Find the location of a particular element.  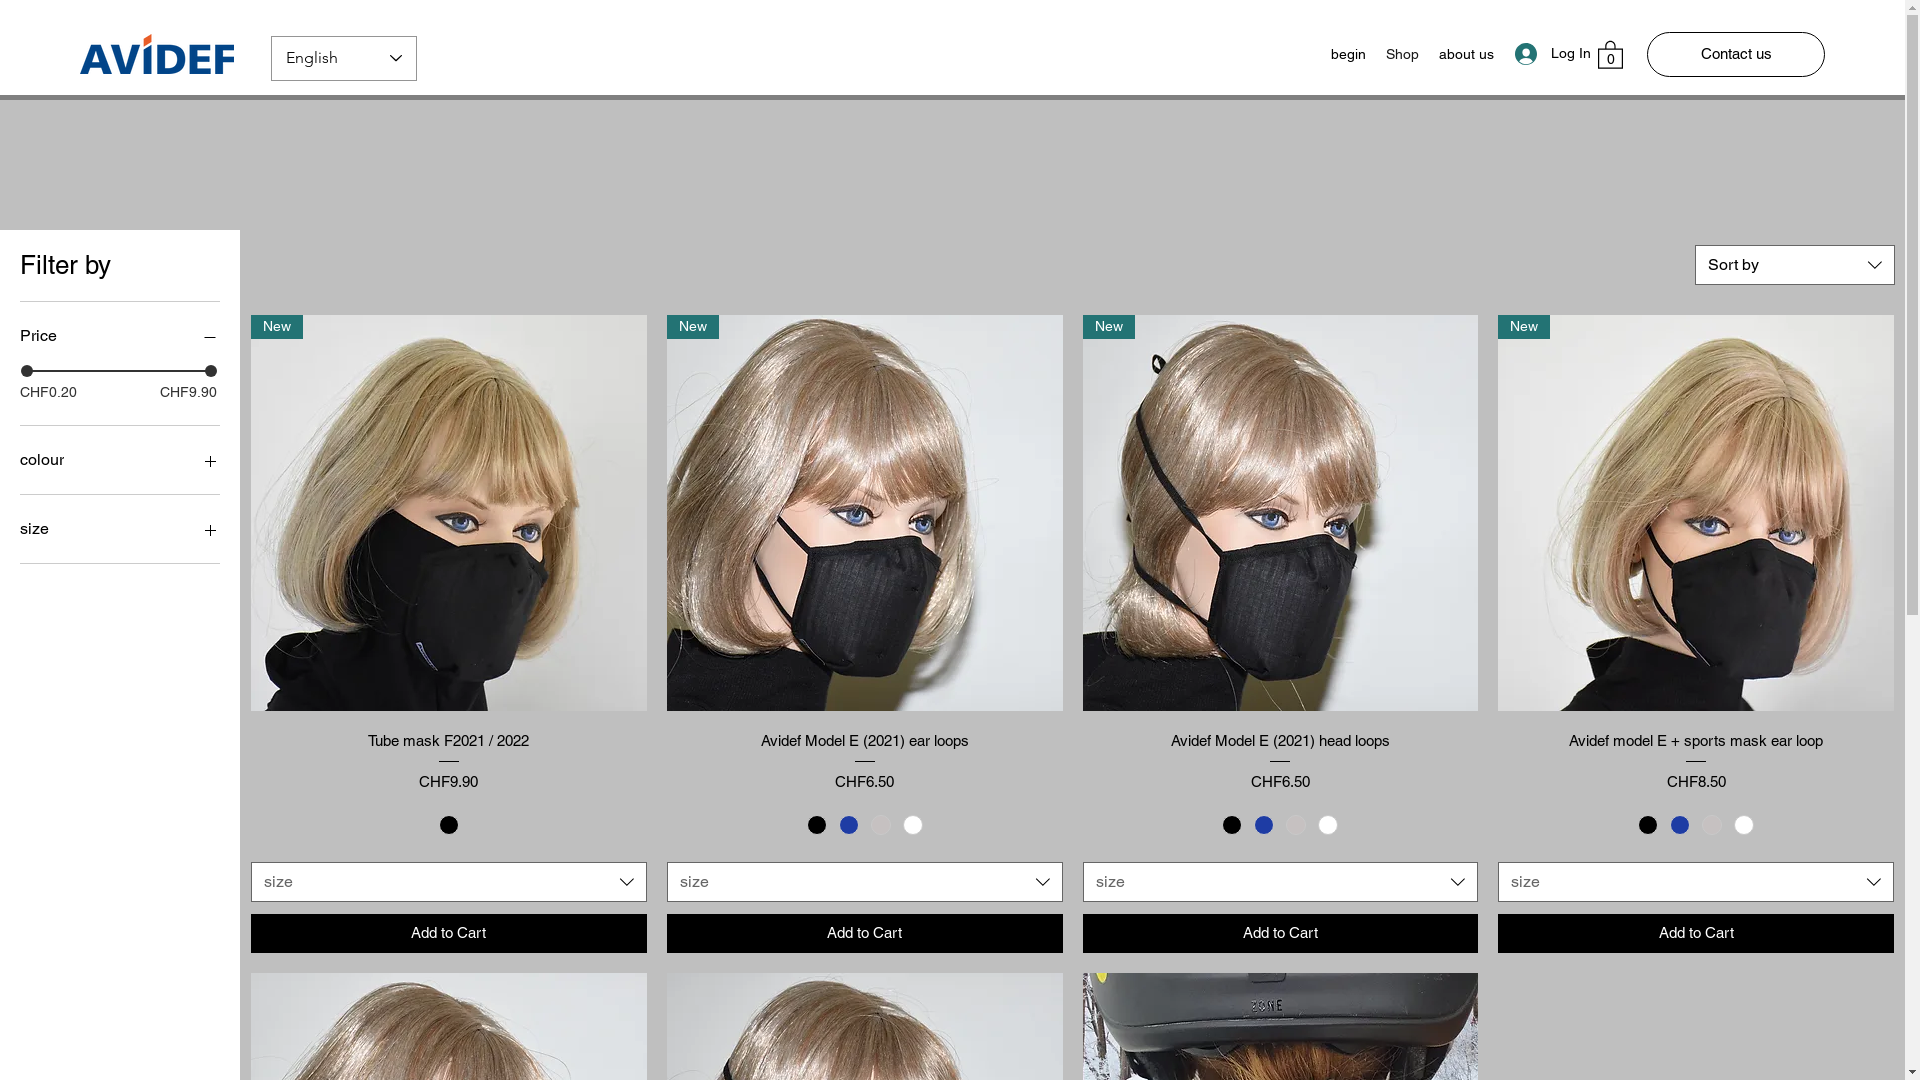

'about us' is located at coordinates (1466, 53).